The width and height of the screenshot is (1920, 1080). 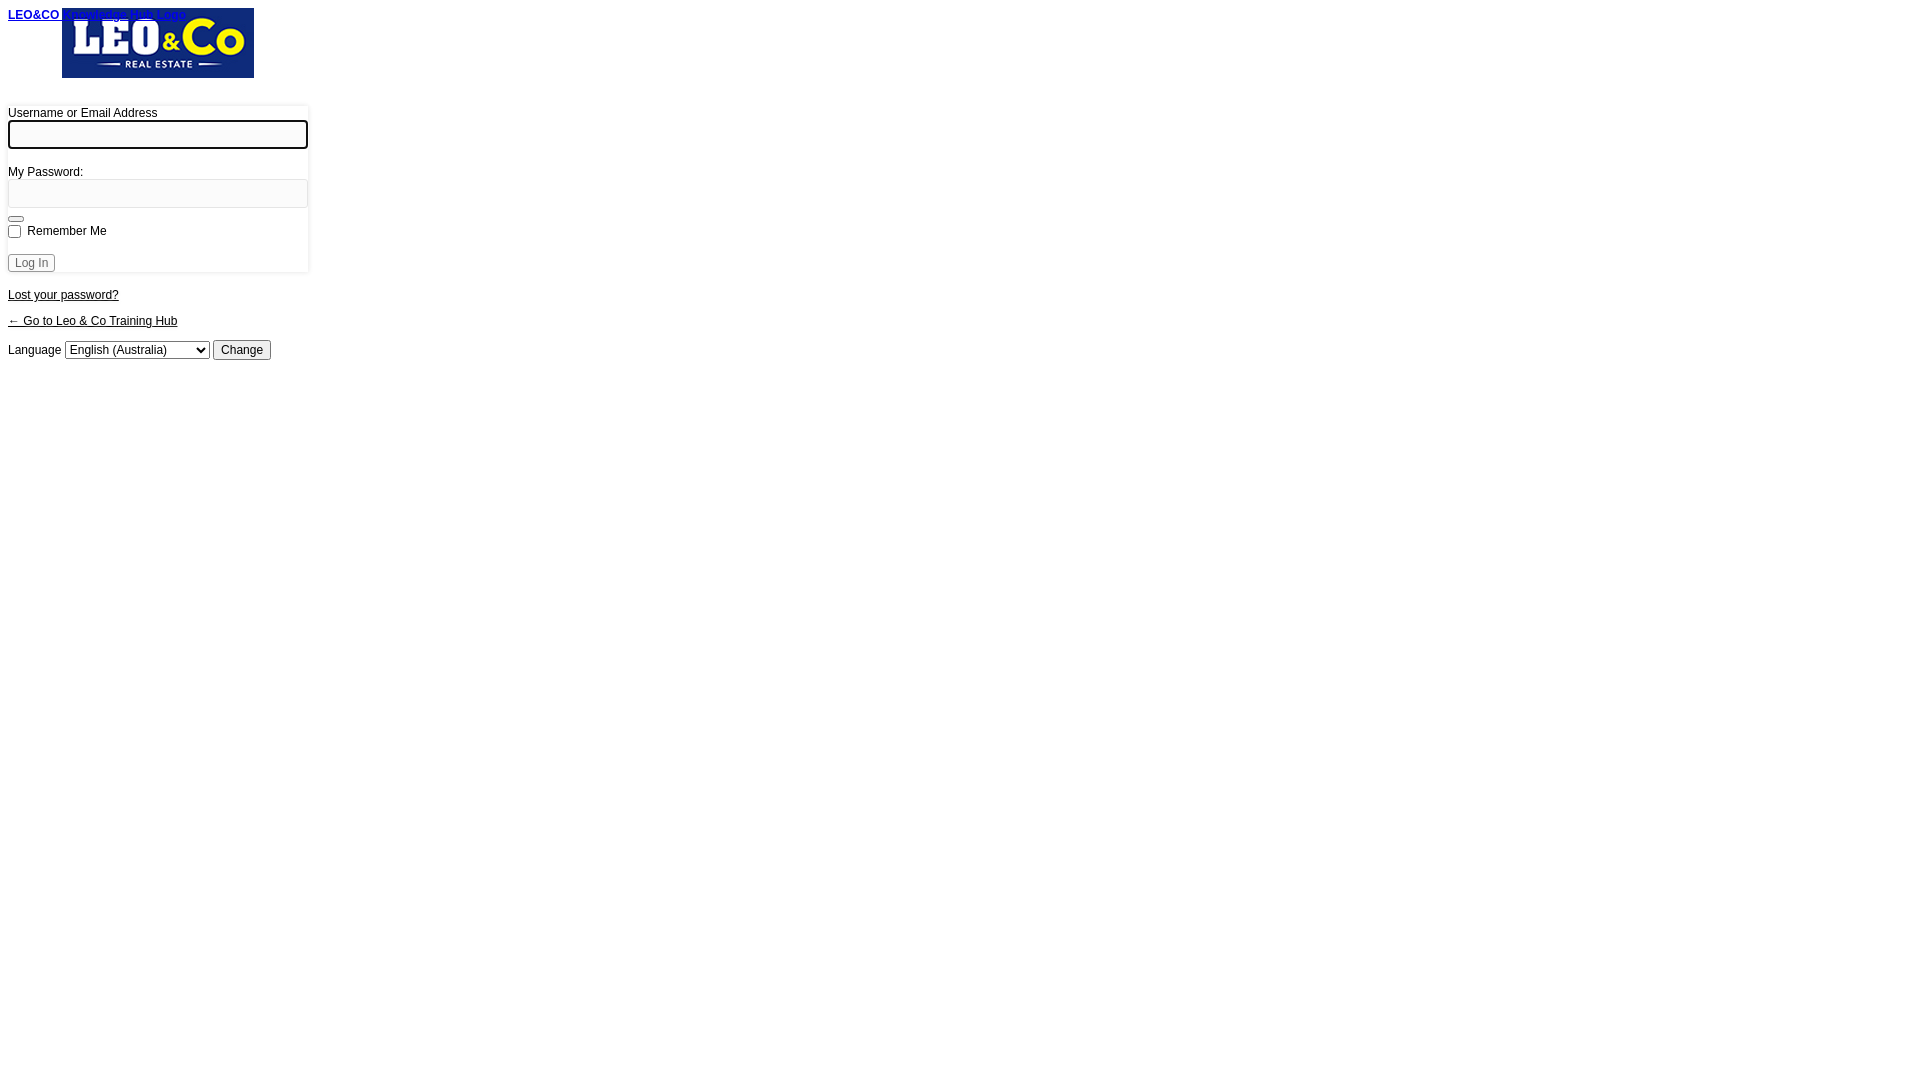 What do you see at coordinates (240, 349) in the screenshot?
I see `'Change'` at bounding box center [240, 349].